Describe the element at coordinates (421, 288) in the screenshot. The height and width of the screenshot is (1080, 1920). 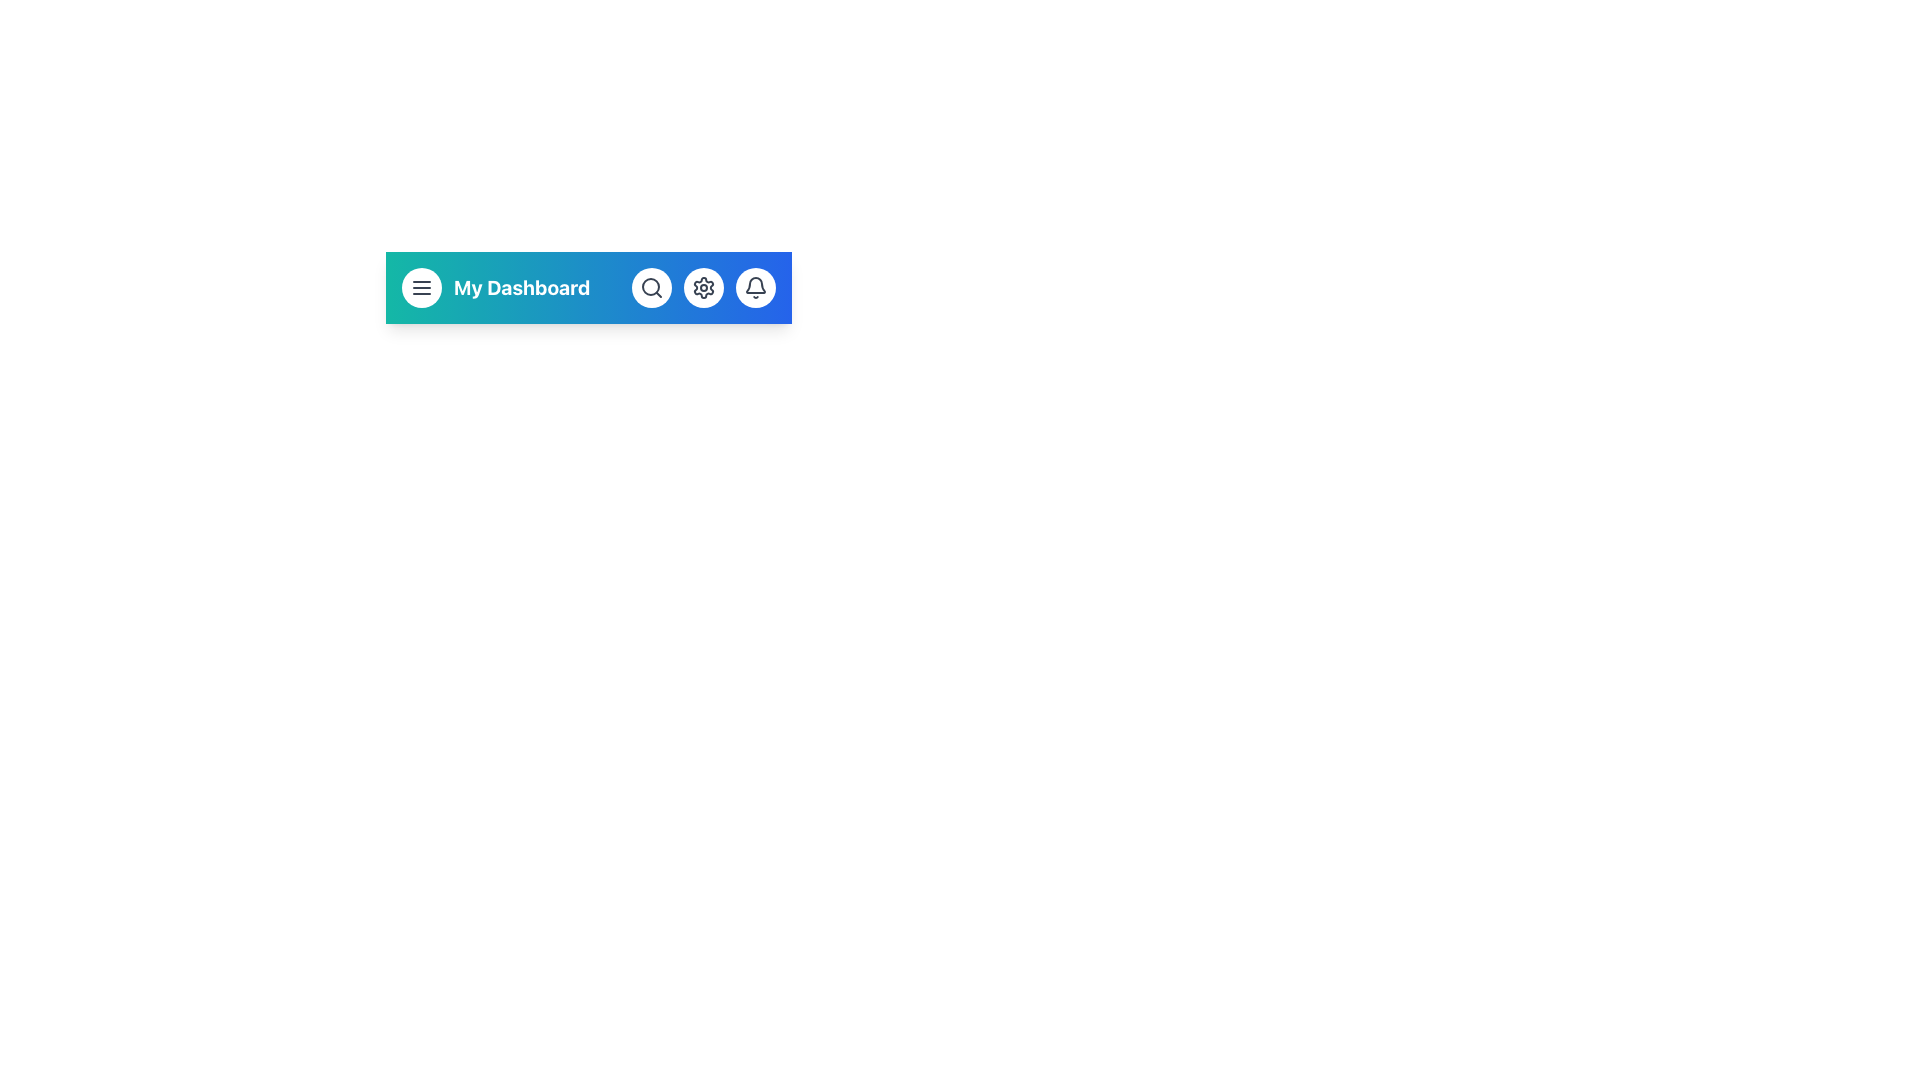
I see `the menu button located at the upper left of the interface` at that location.